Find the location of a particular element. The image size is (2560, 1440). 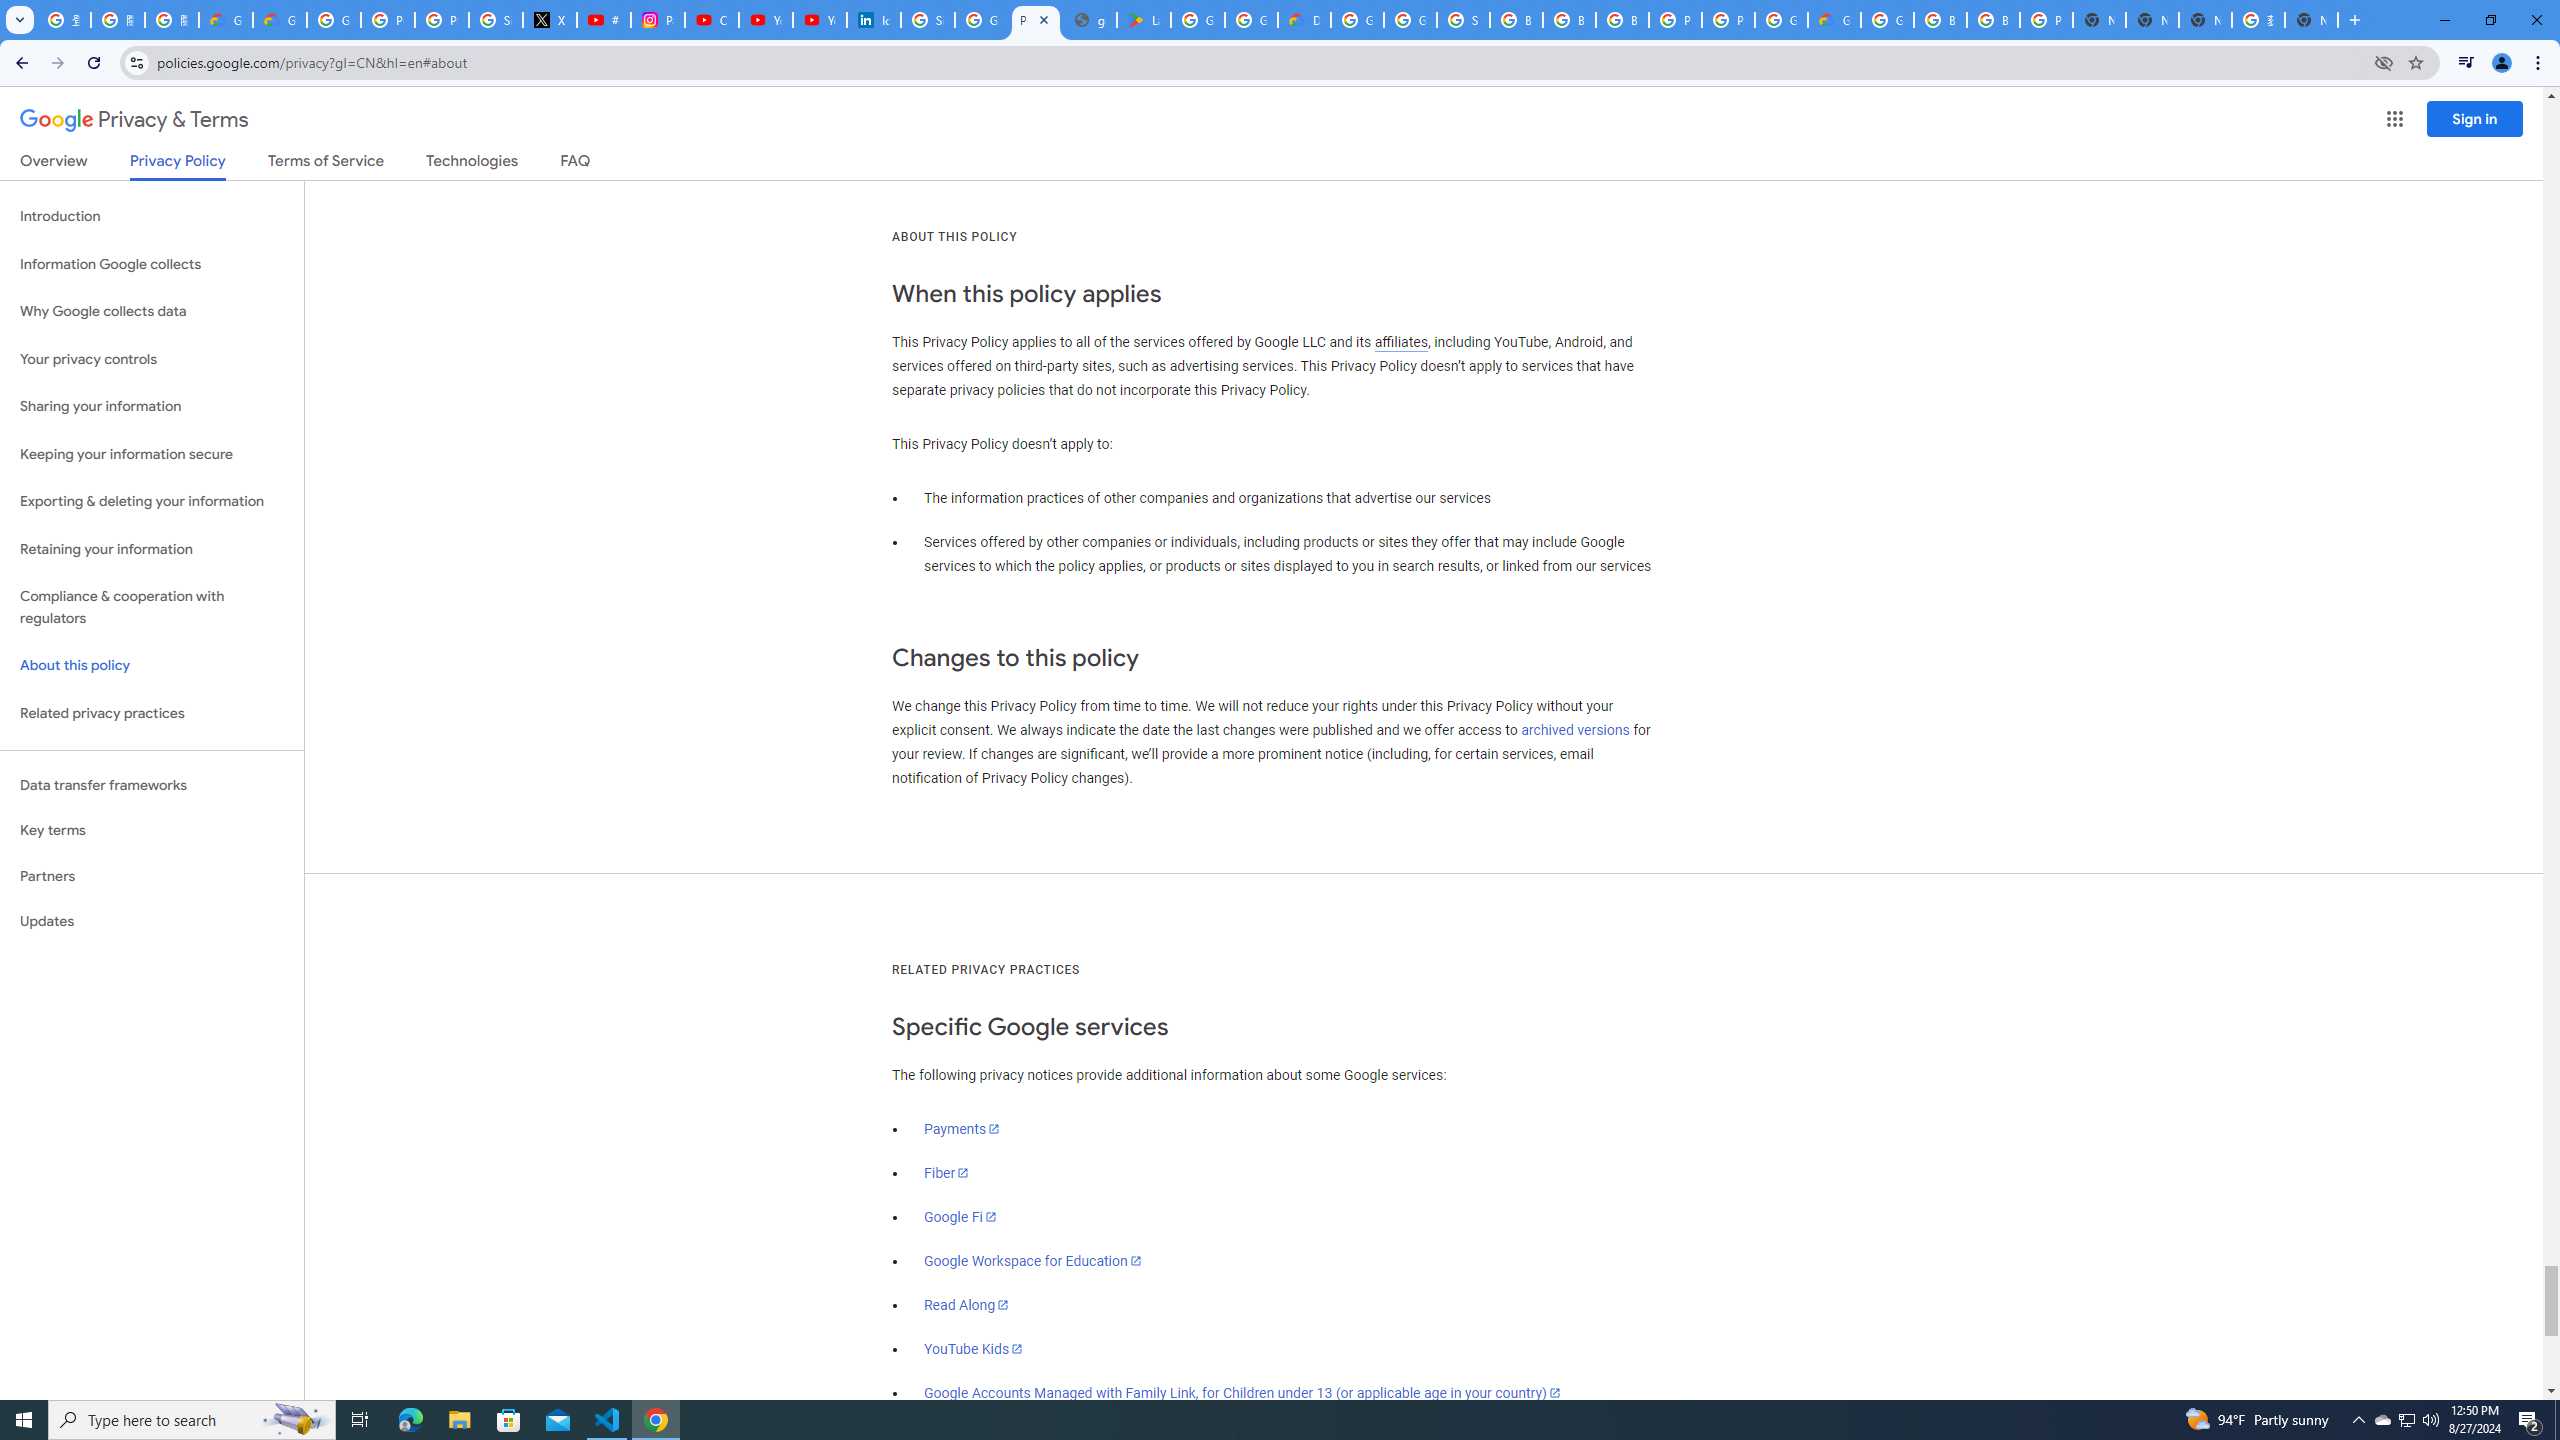

'Updates' is located at coordinates (151, 920).